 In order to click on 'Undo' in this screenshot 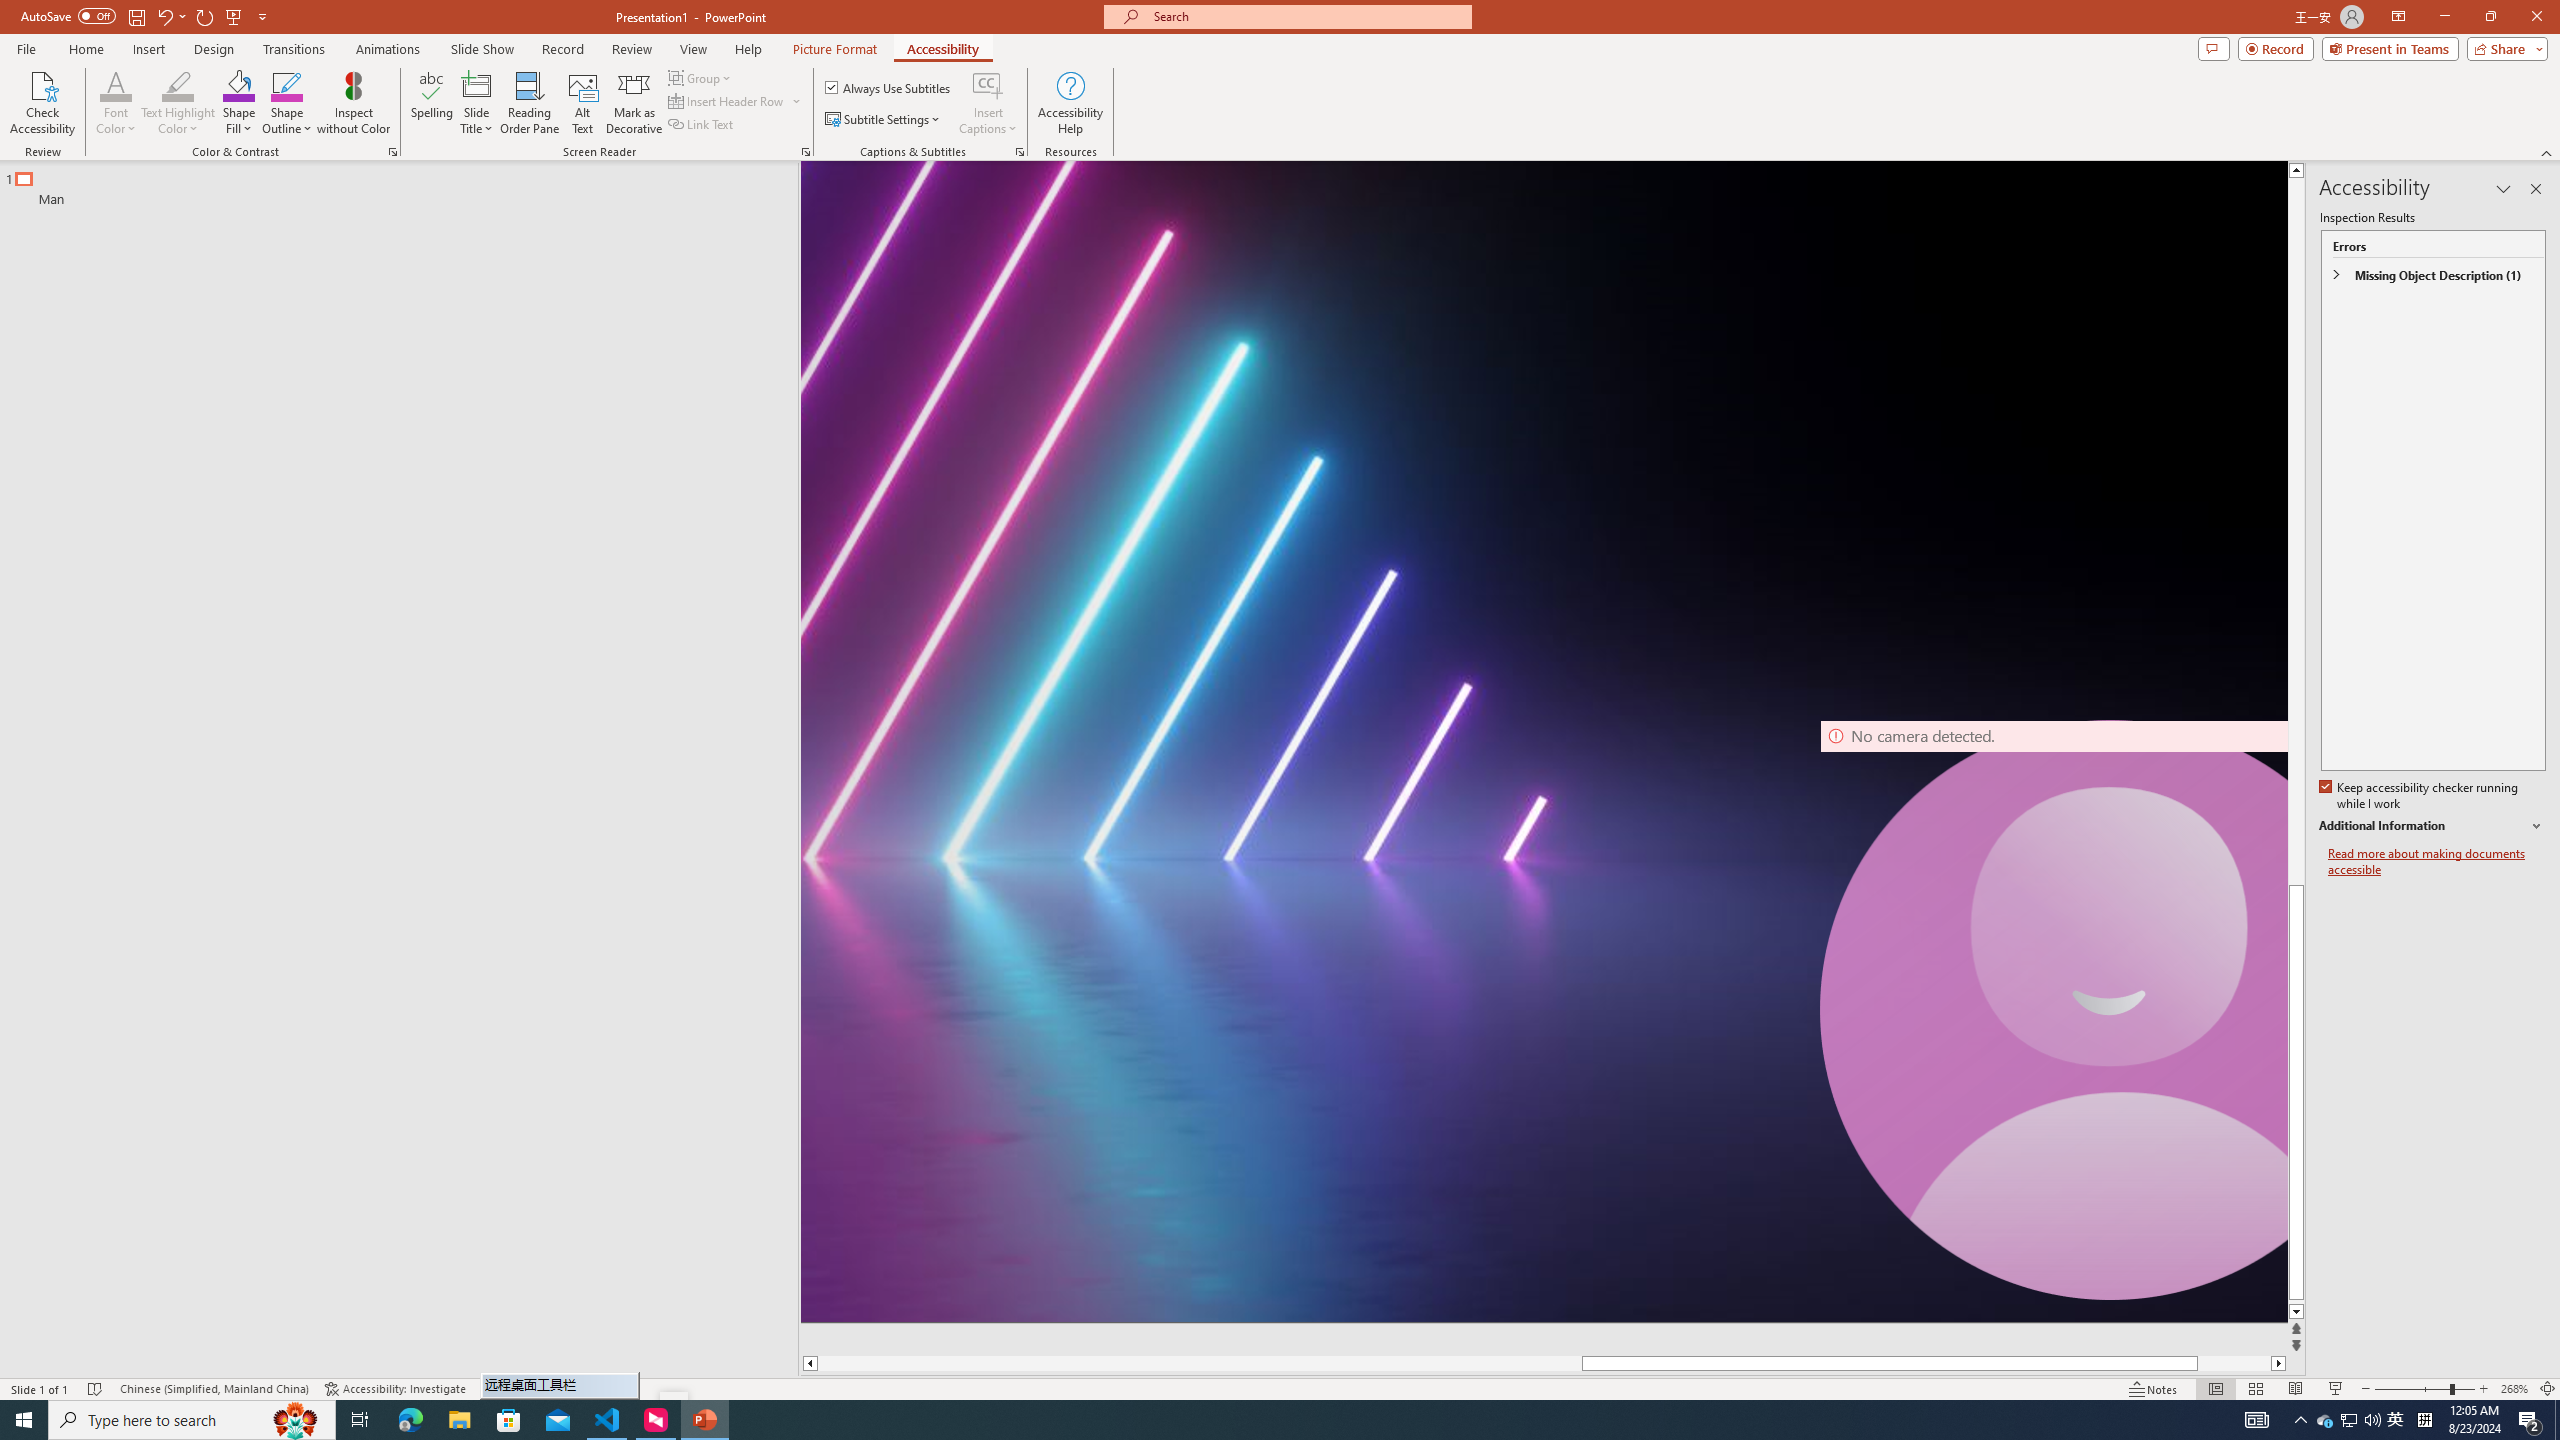, I will do `click(170, 15)`.